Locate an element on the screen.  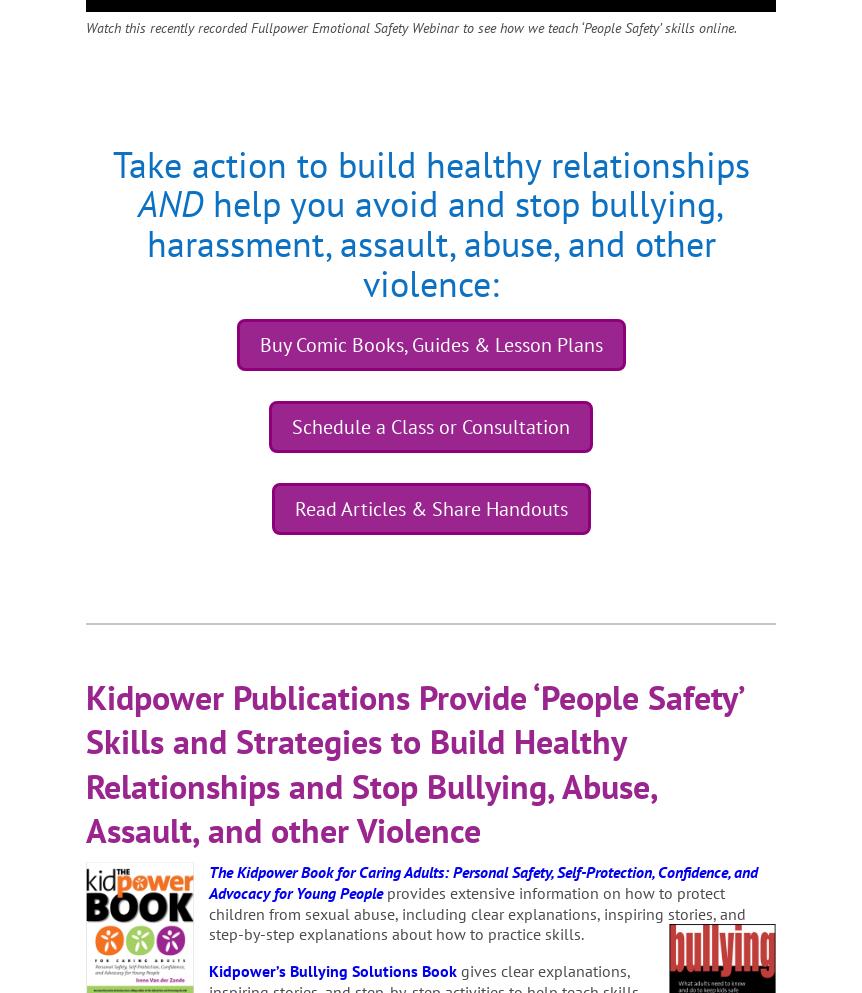
'Watch this recently recorded Fullpower Emotional Safety Webinar to see how we teach ‘People Safety’ skills online.' is located at coordinates (410, 27).